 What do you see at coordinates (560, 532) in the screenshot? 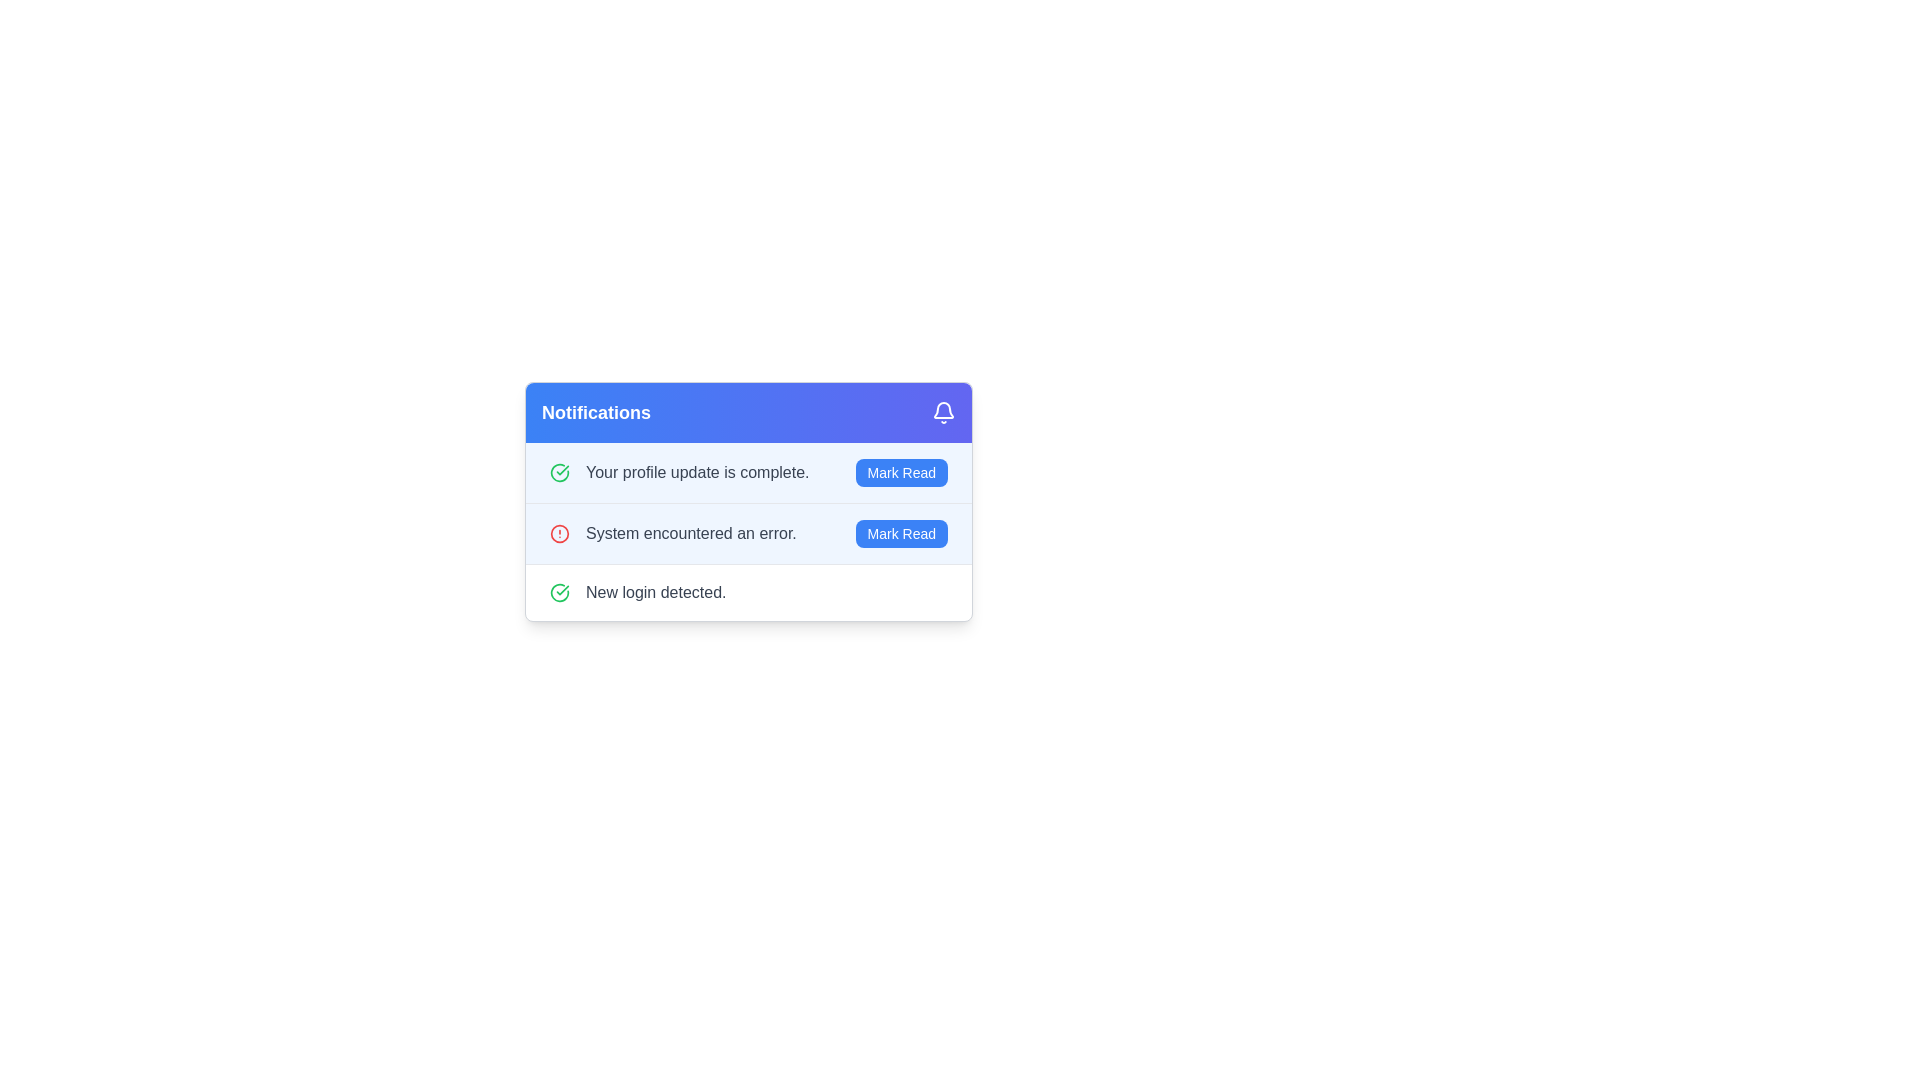
I see `the red-filled circular shape in the notification interface that signifies an alert or error, located to the left of the text 'System encountered an error.'` at bounding box center [560, 532].